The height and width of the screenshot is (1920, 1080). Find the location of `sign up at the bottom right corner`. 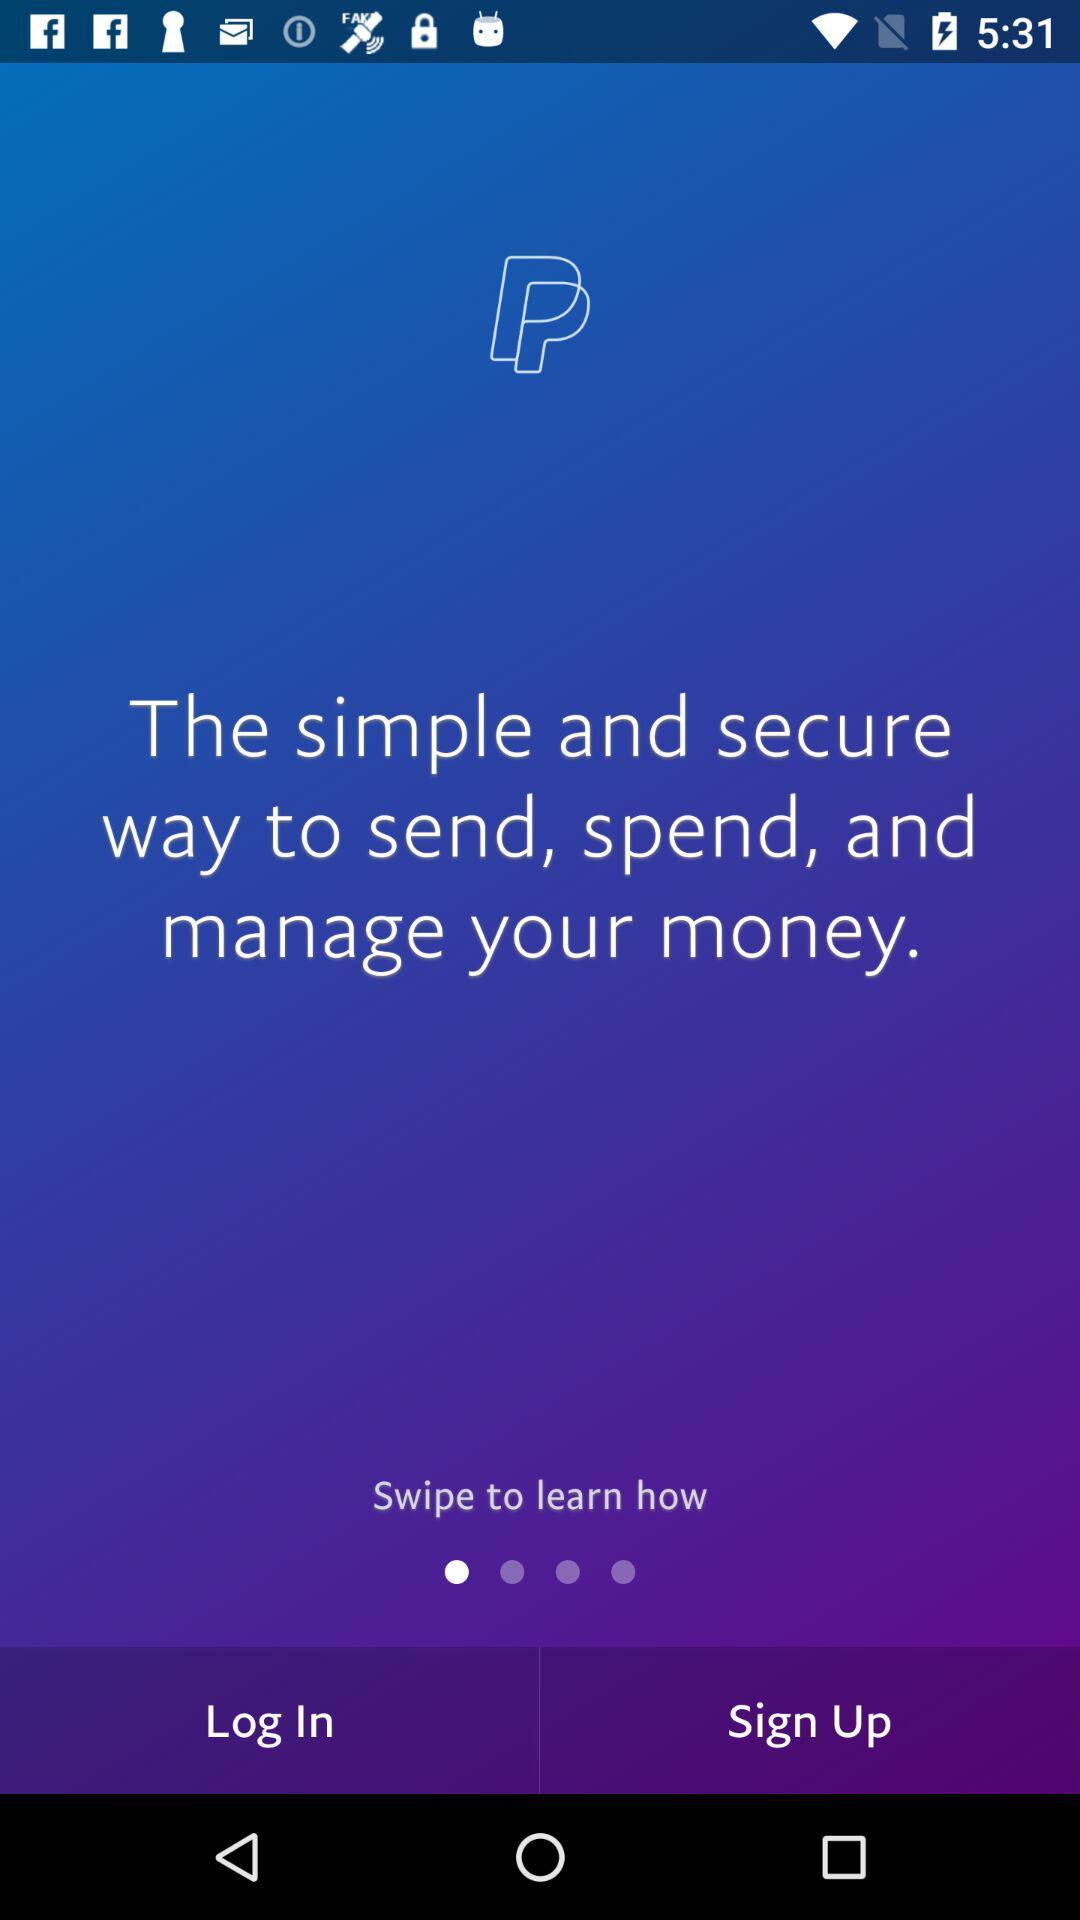

sign up at the bottom right corner is located at coordinates (810, 1719).